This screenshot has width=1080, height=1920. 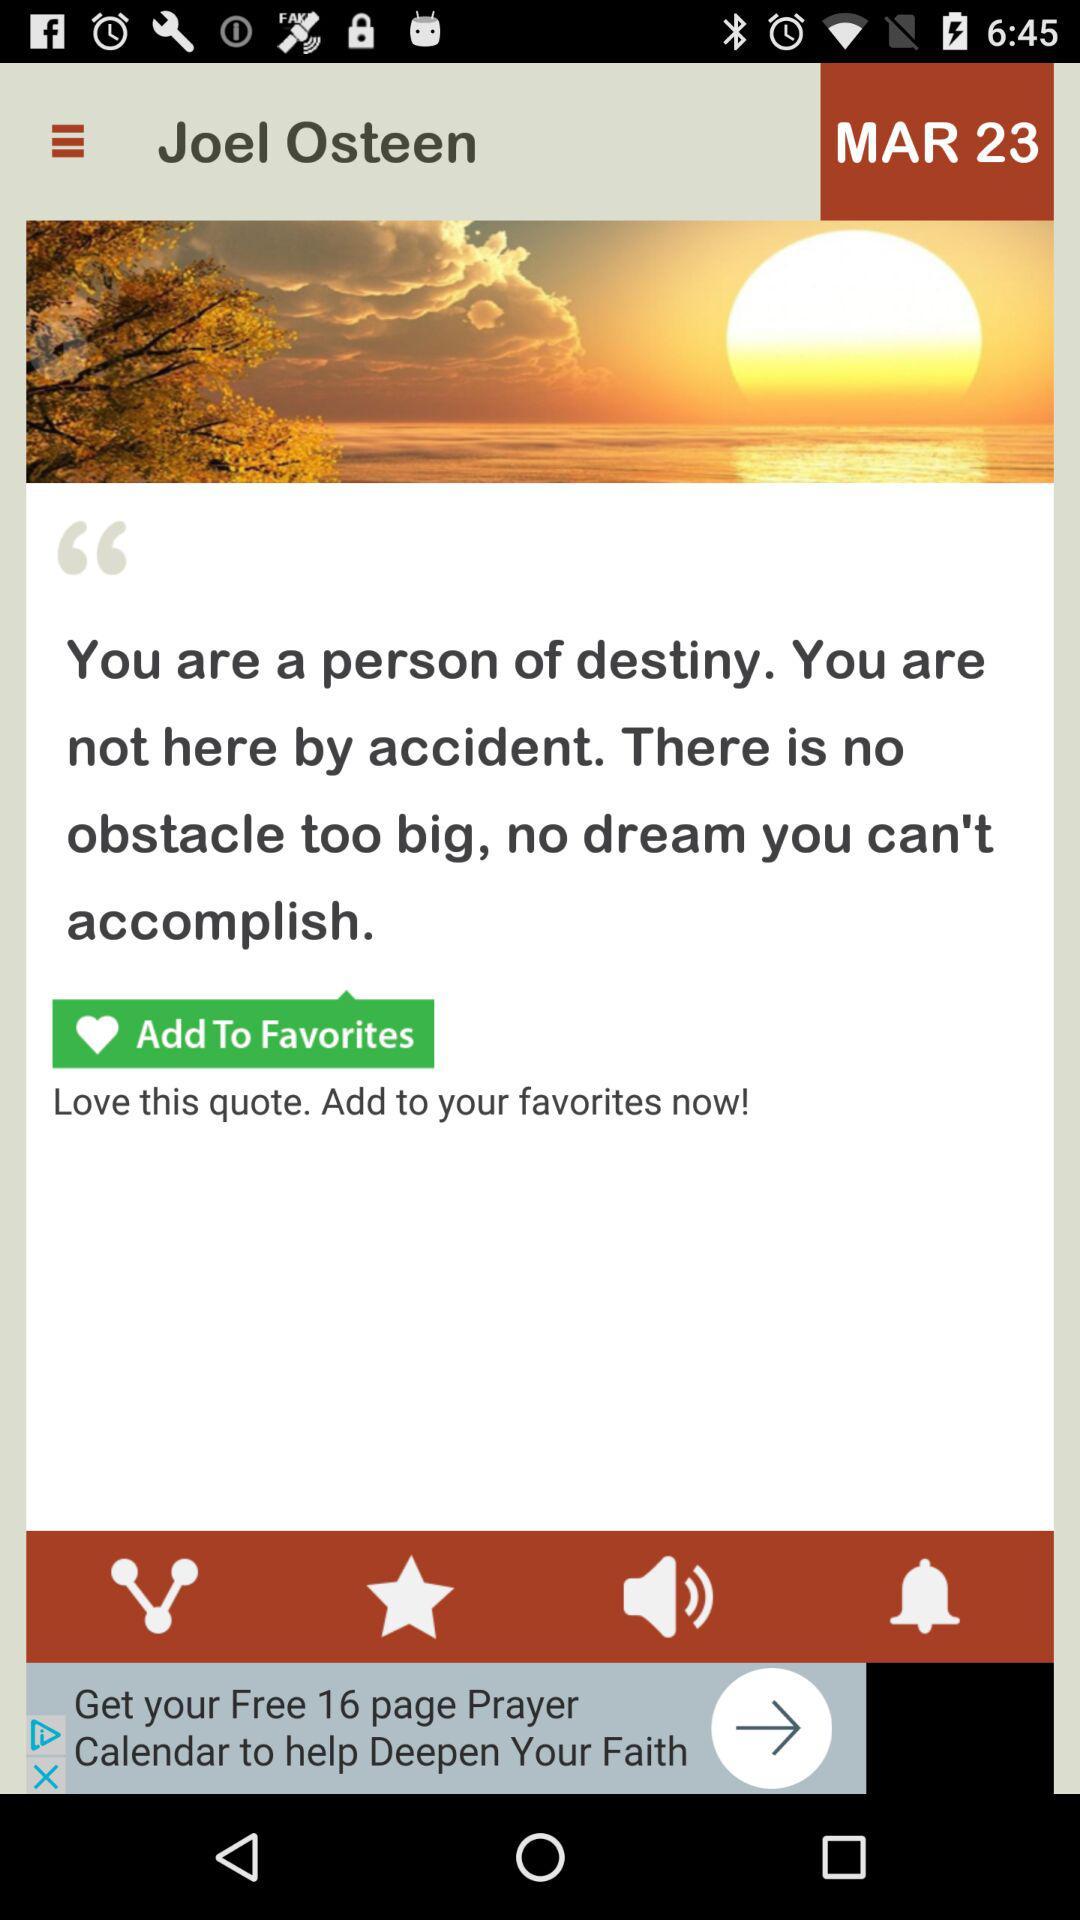 What do you see at coordinates (66, 140) in the screenshot?
I see `open complementary menu` at bounding box center [66, 140].